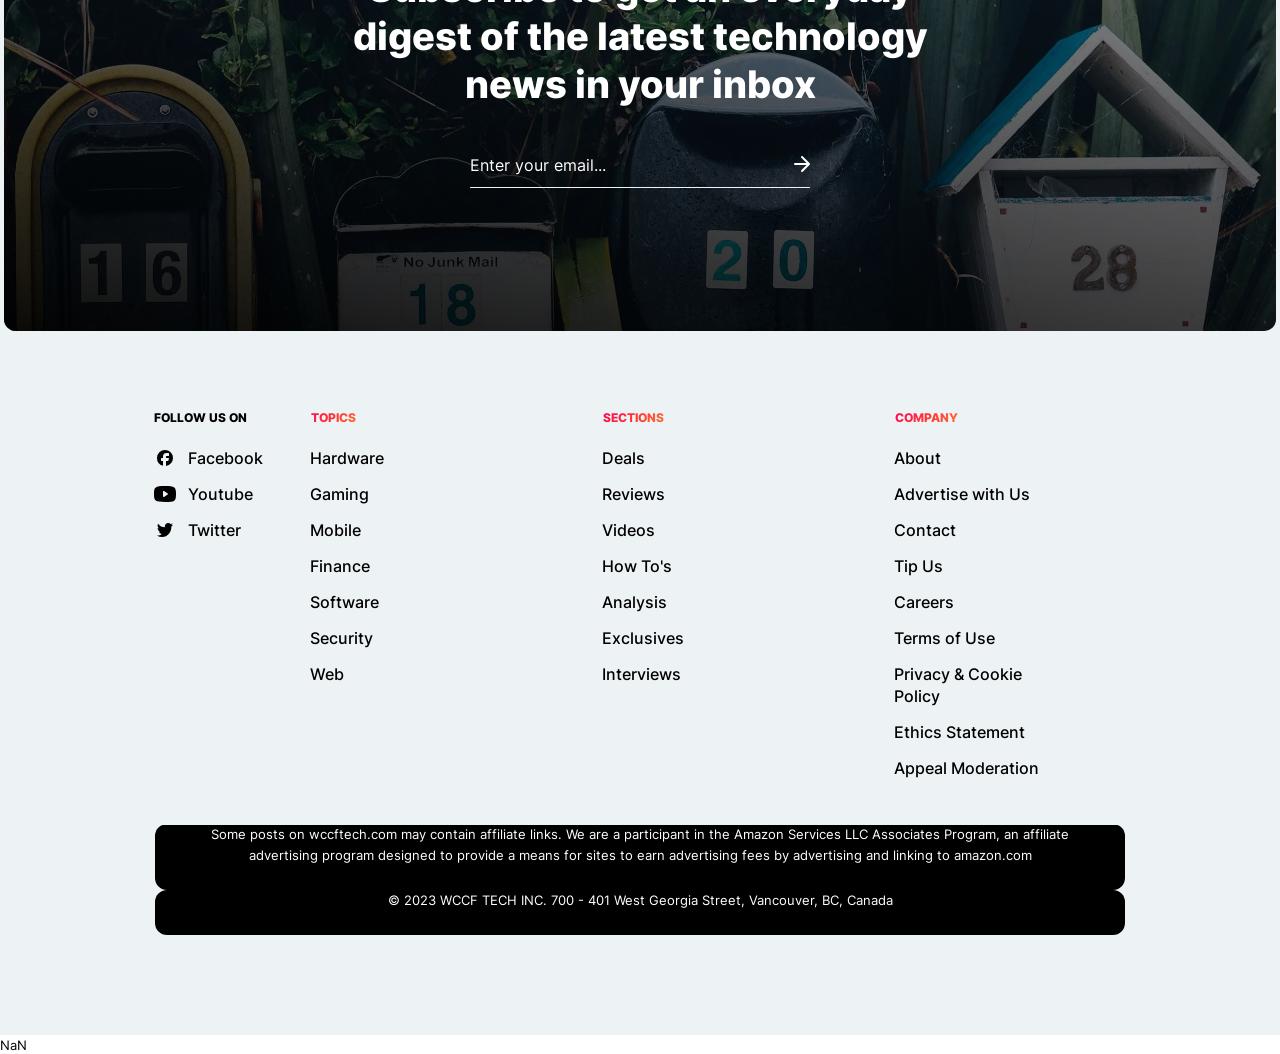 This screenshot has width=1280, height=1054. What do you see at coordinates (347, 457) in the screenshot?
I see `'Hardware'` at bounding box center [347, 457].